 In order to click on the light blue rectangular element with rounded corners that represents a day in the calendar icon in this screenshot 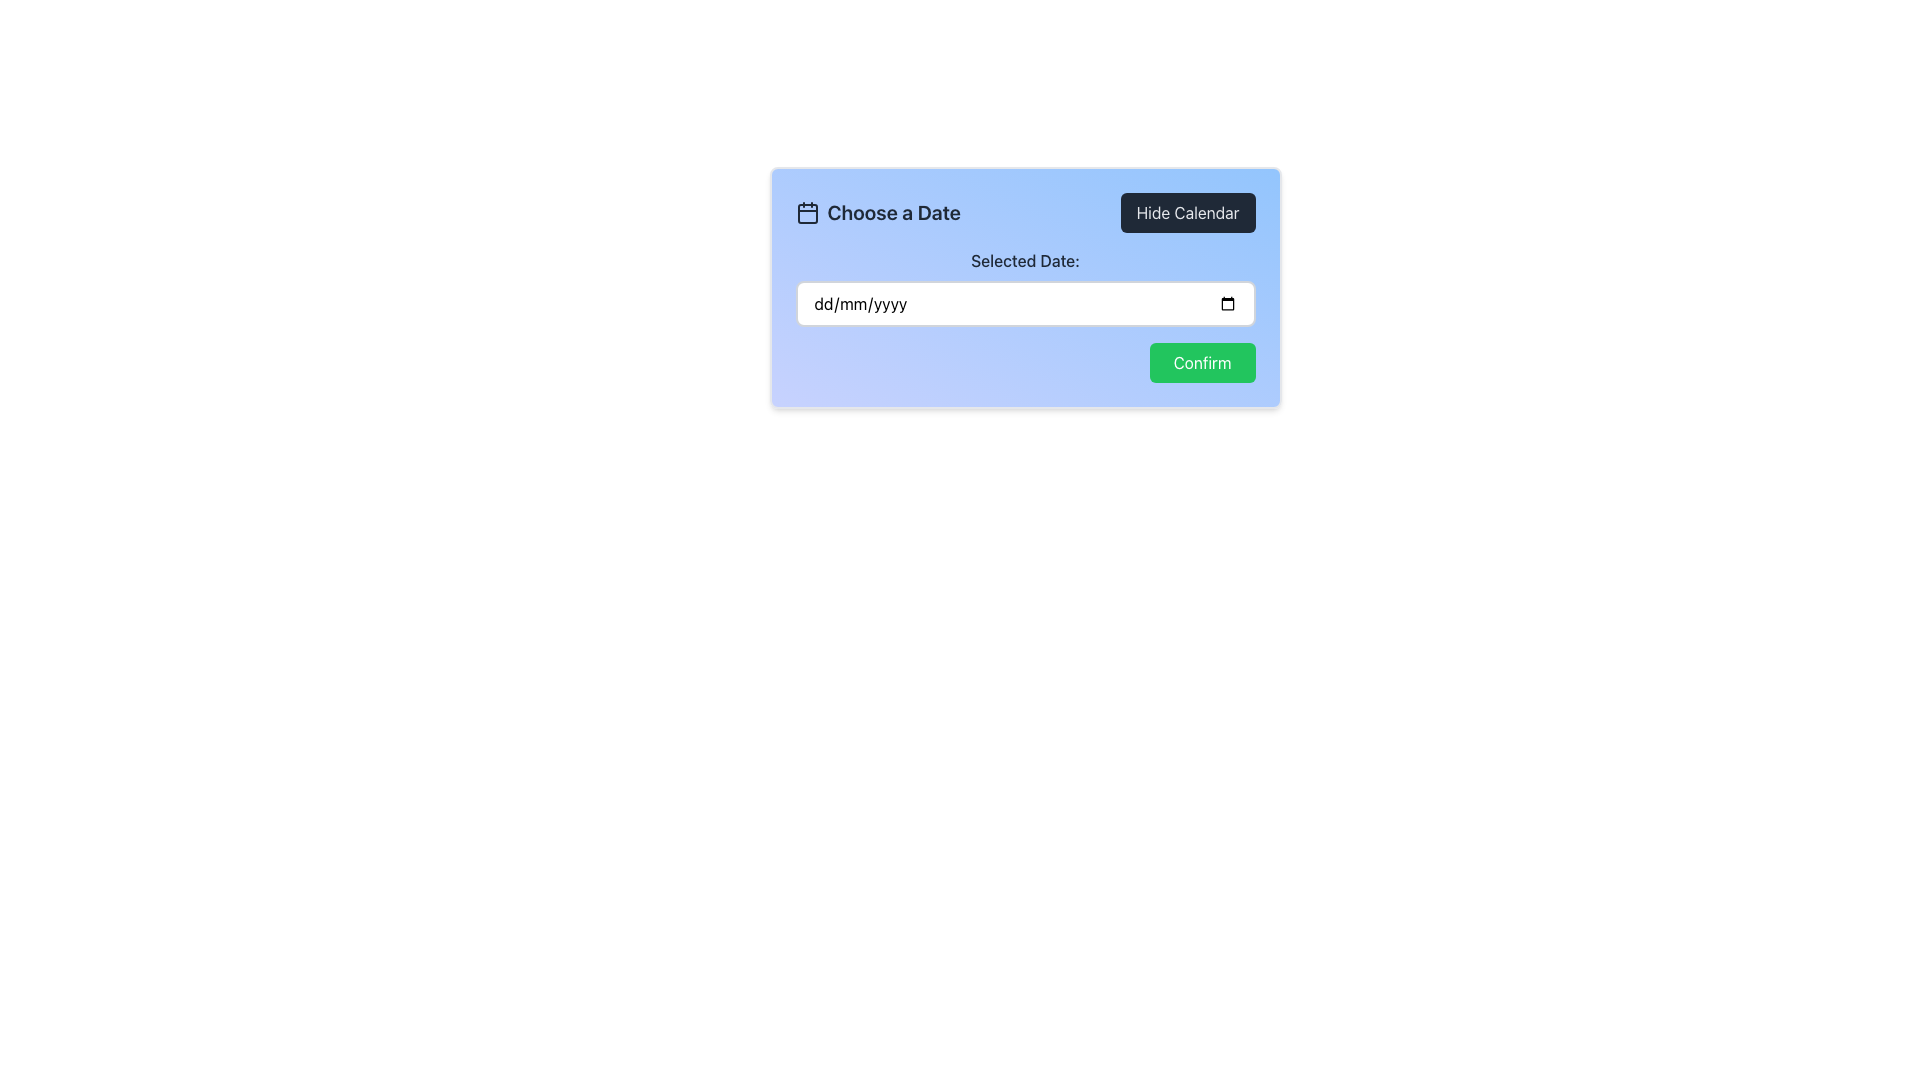, I will do `click(807, 213)`.